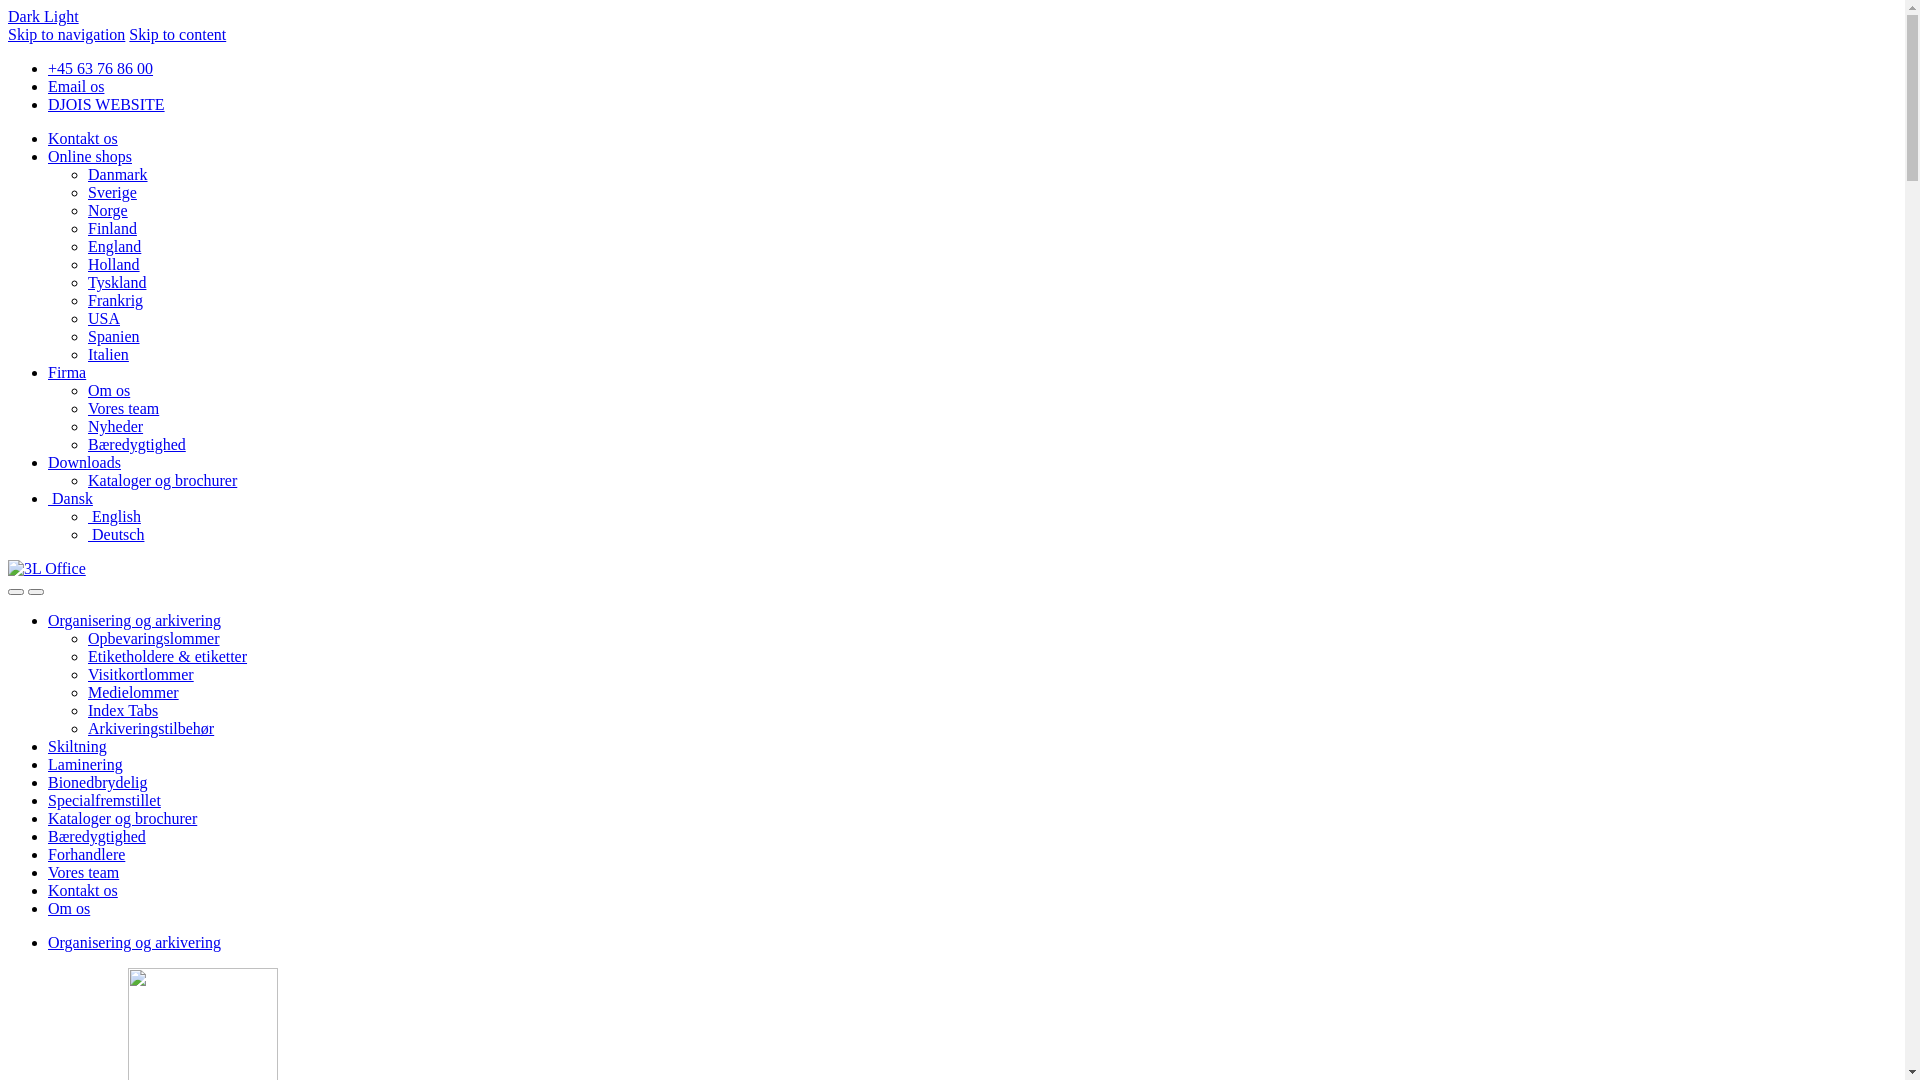 Image resolution: width=1920 pixels, height=1080 pixels. What do you see at coordinates (48, 104) in the screenshot?
I see `'DJOIS WEBSITE'` at bounding box center [48, 104].